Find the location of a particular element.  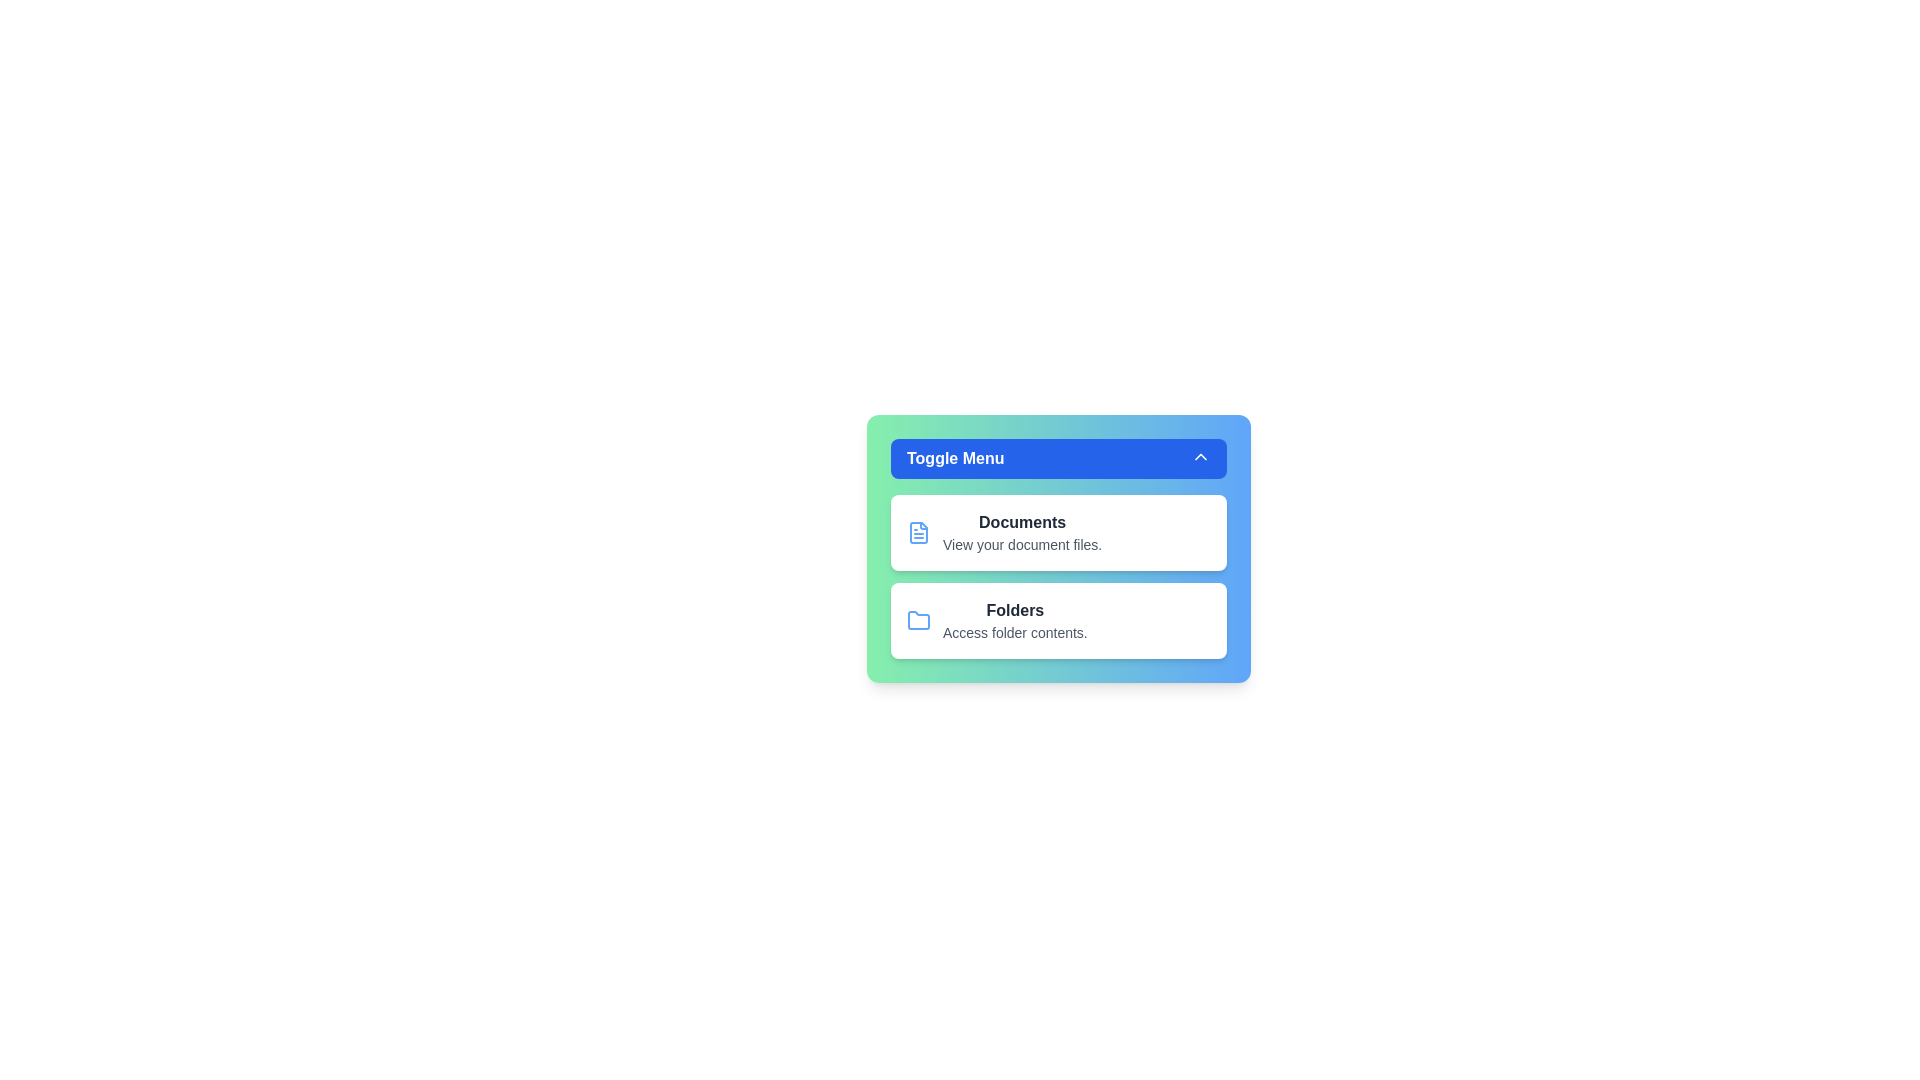

the icon next to the menu item Folders is located at coordinates (917, 620).